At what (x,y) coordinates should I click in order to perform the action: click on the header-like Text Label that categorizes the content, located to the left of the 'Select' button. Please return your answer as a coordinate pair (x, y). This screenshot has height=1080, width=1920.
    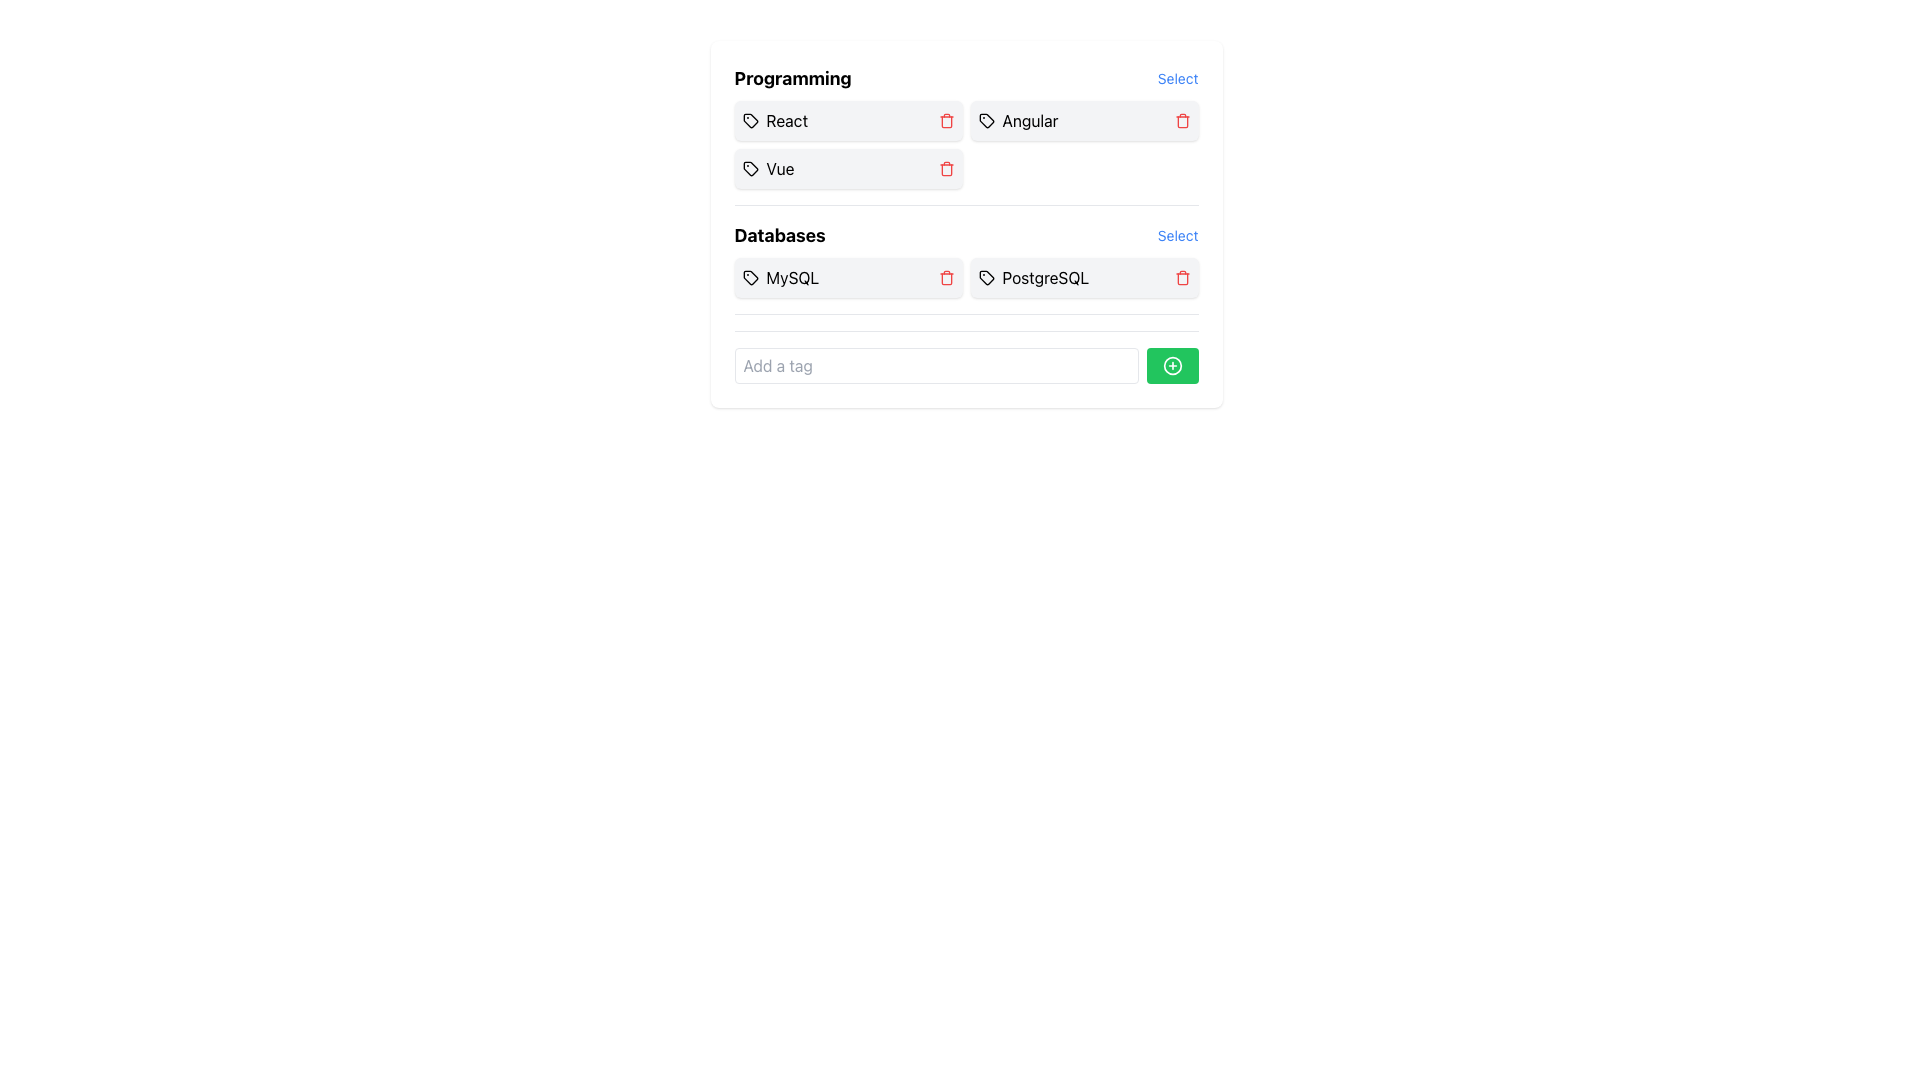
    Looking at the image, I should click on (791, 77).